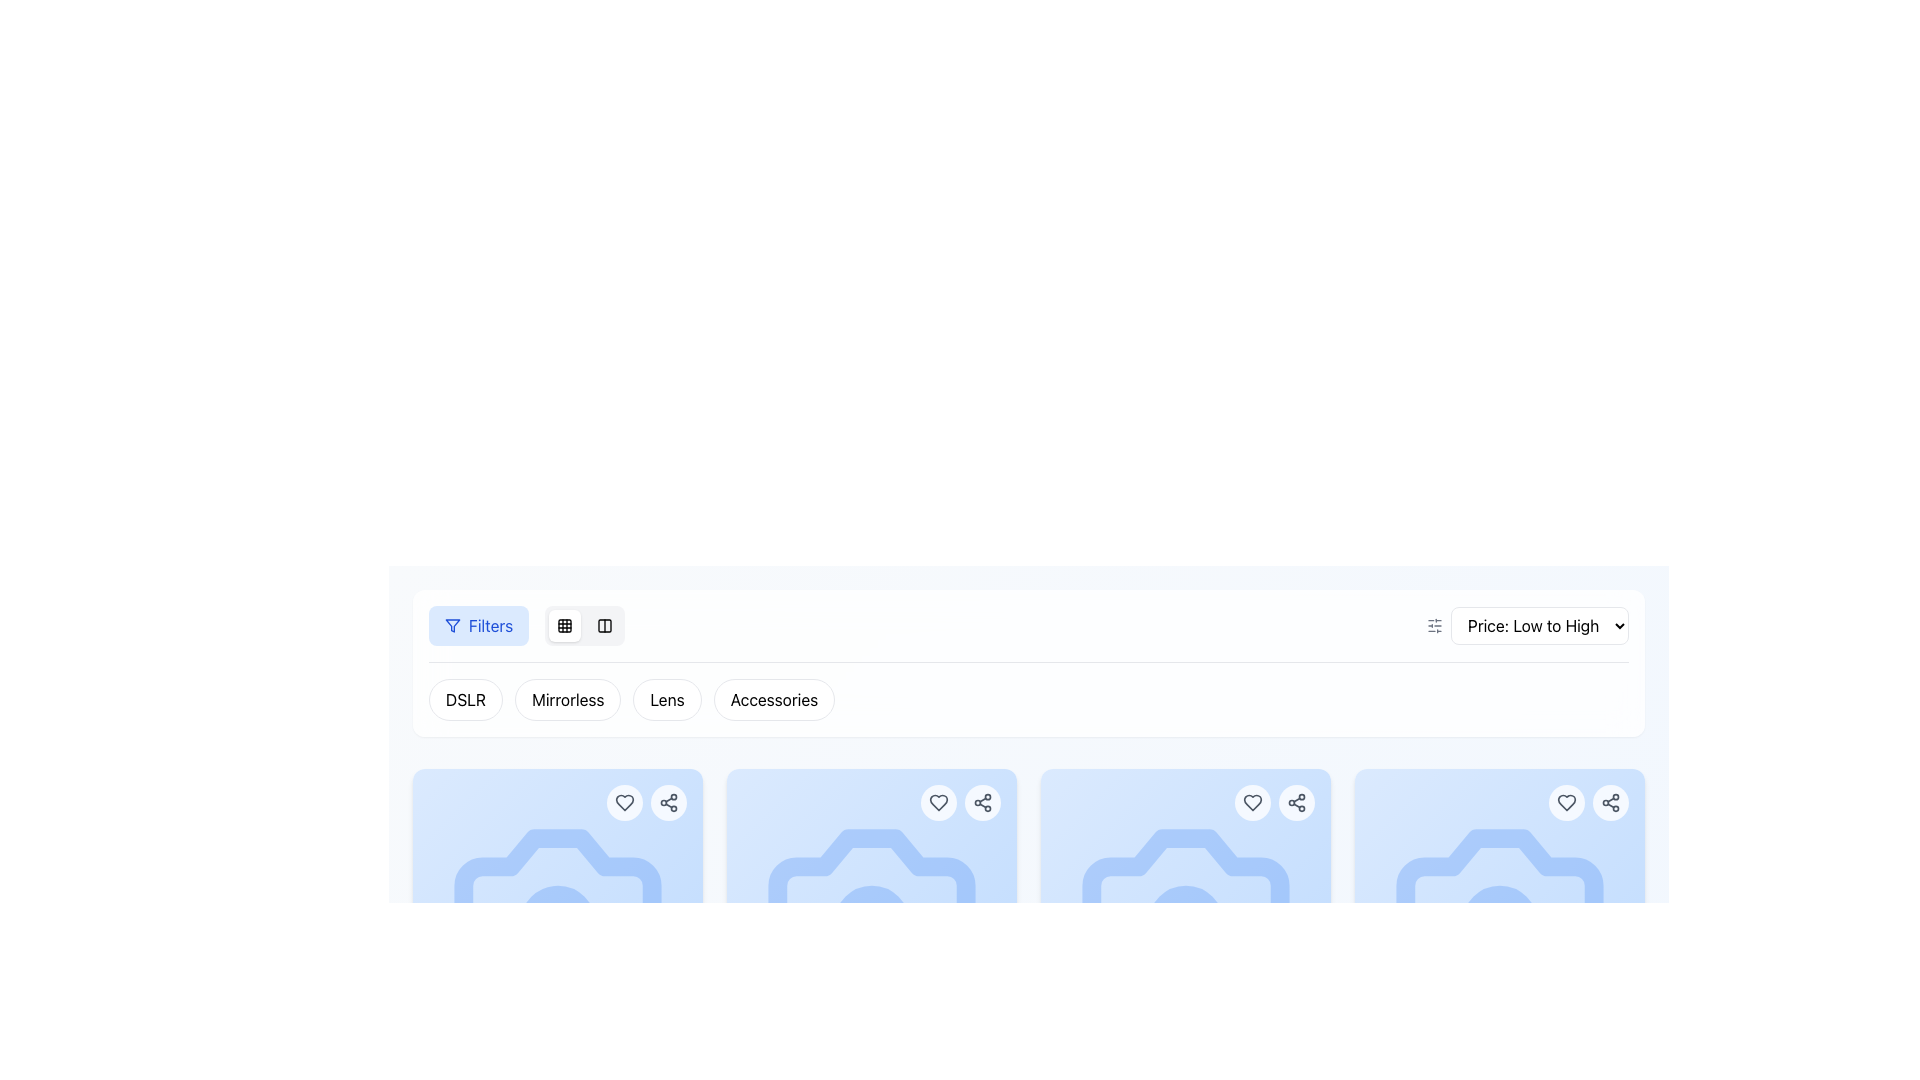 This screenshot has width=1920, height=1080. I want to click on the arrow of the dropdown menu positioned at the top right corner of the interface, so click(1539, 624).